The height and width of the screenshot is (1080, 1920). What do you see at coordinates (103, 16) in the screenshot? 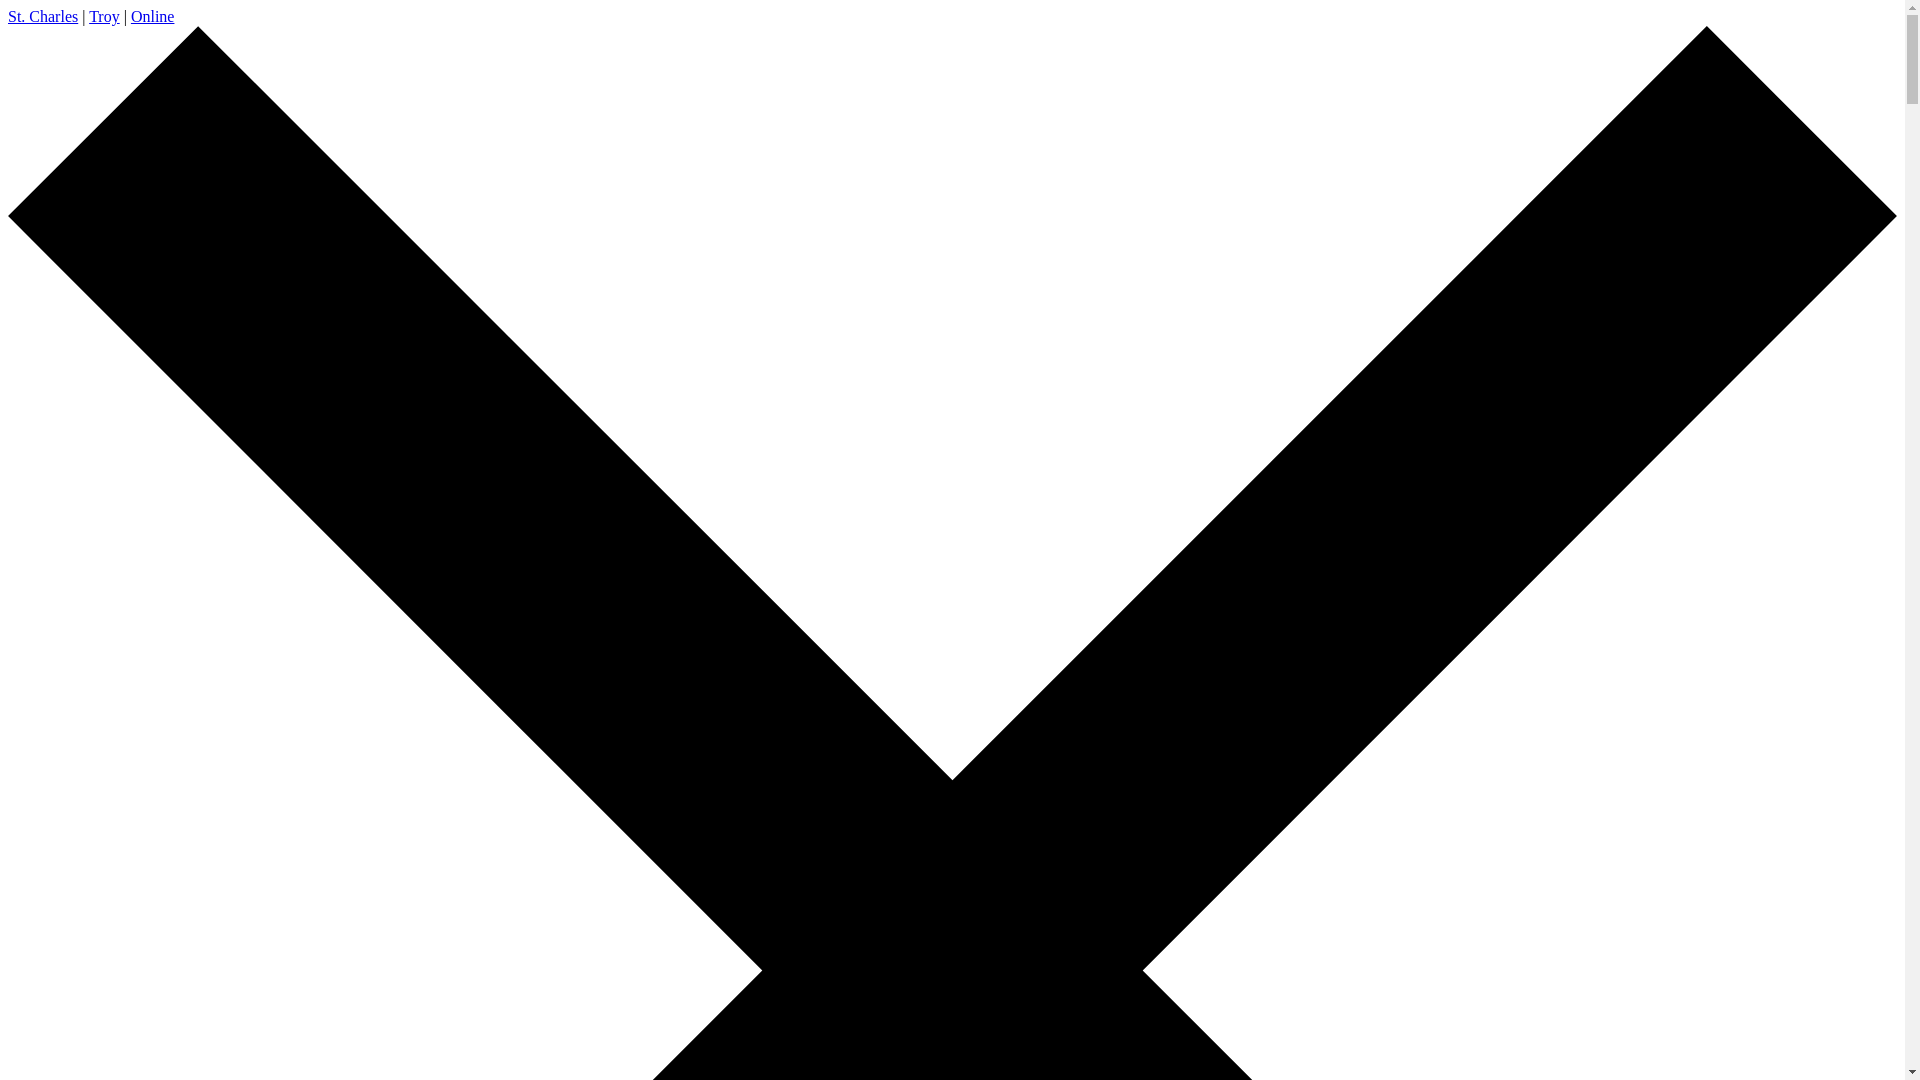
I see `'Troy'` at bounding box center [103, 16].